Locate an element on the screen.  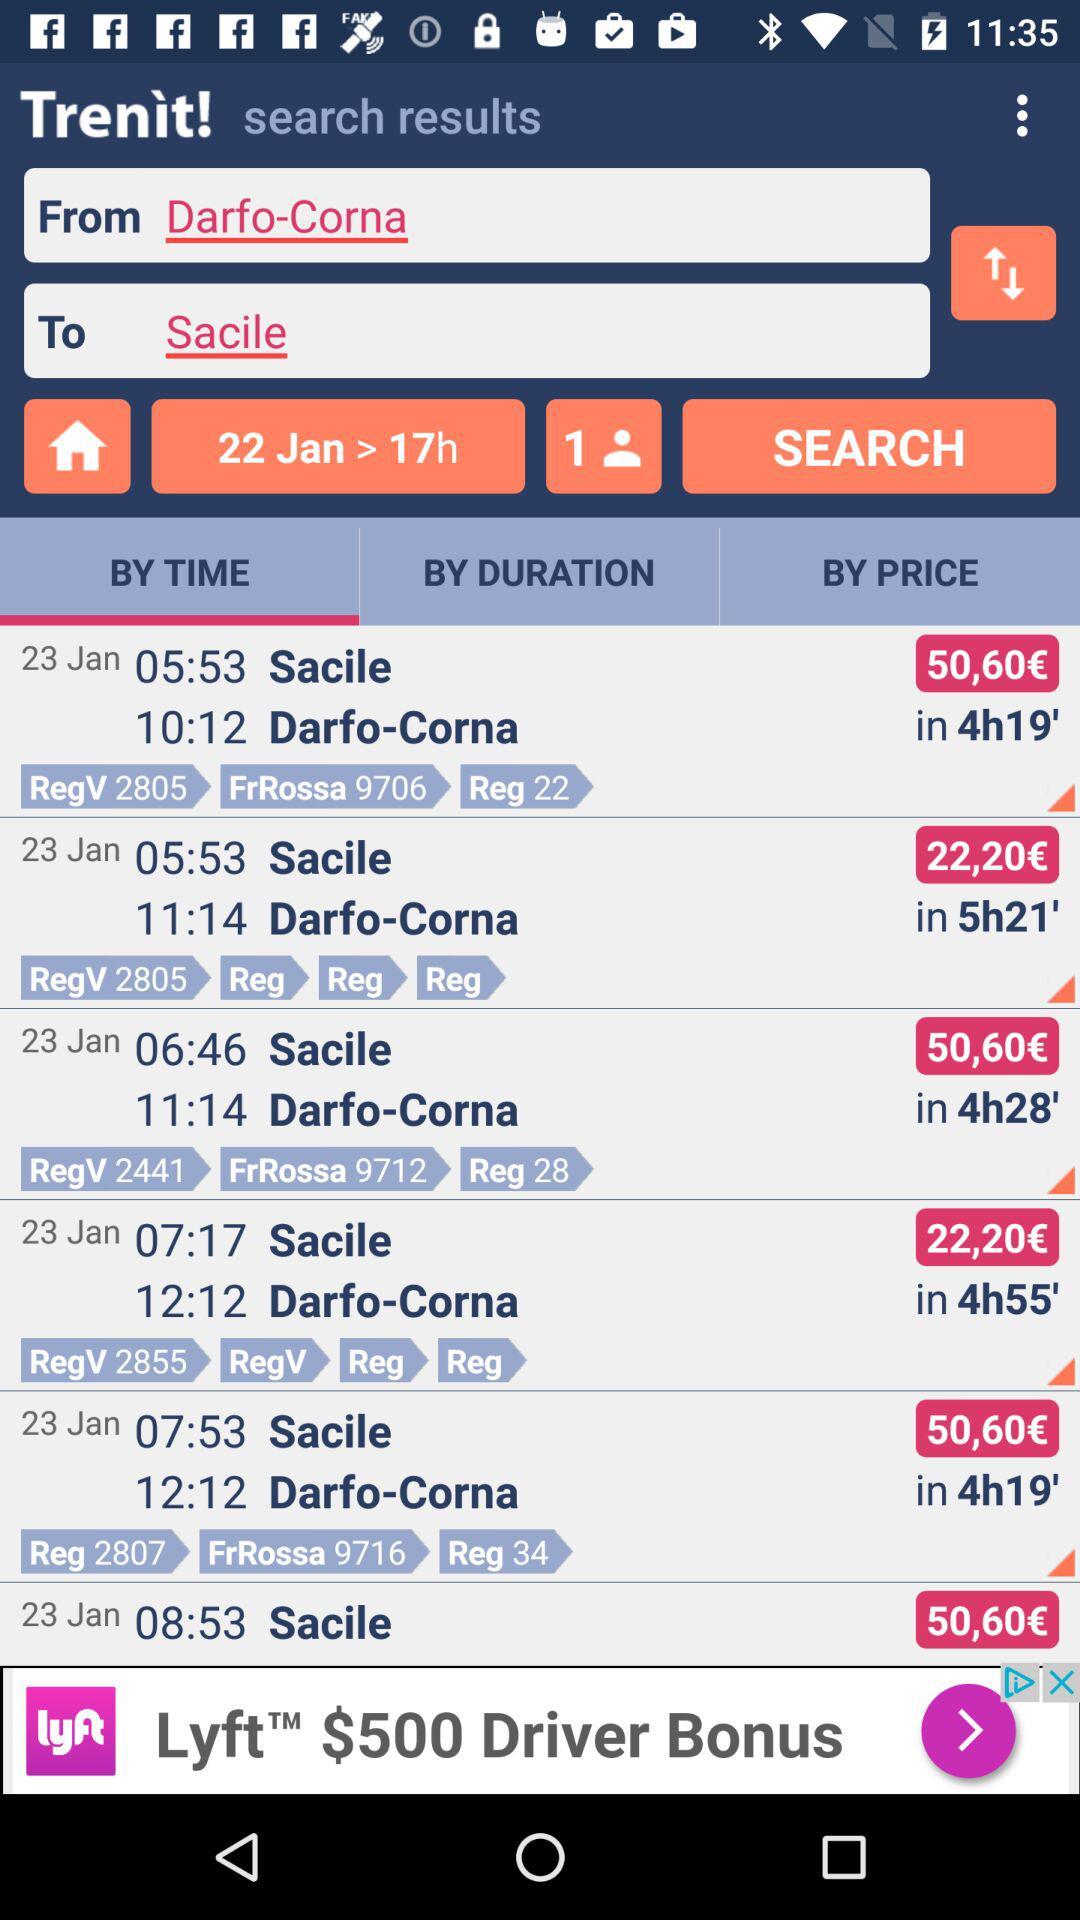
the home icon is located at coordinates (76, 445).